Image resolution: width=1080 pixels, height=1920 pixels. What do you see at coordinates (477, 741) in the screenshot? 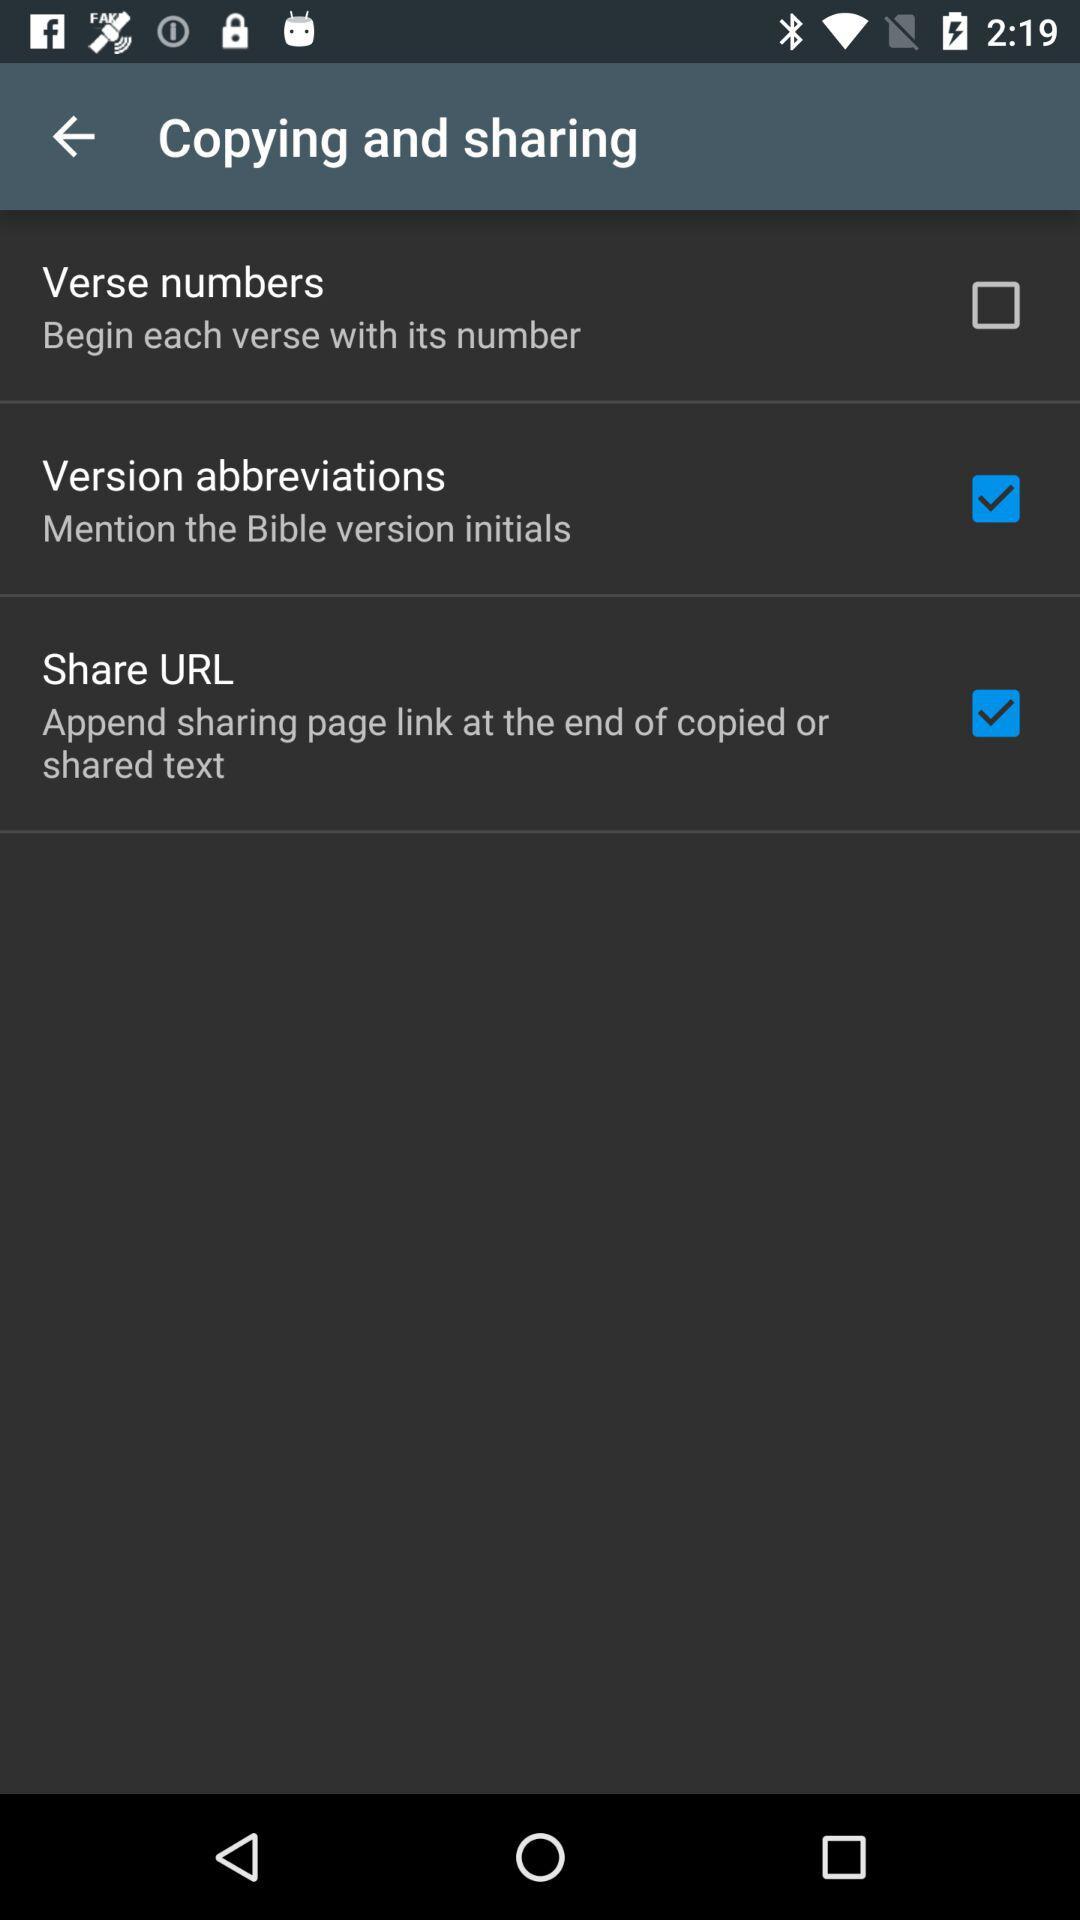
I see `item at the center` at bounding box center [477, 741].